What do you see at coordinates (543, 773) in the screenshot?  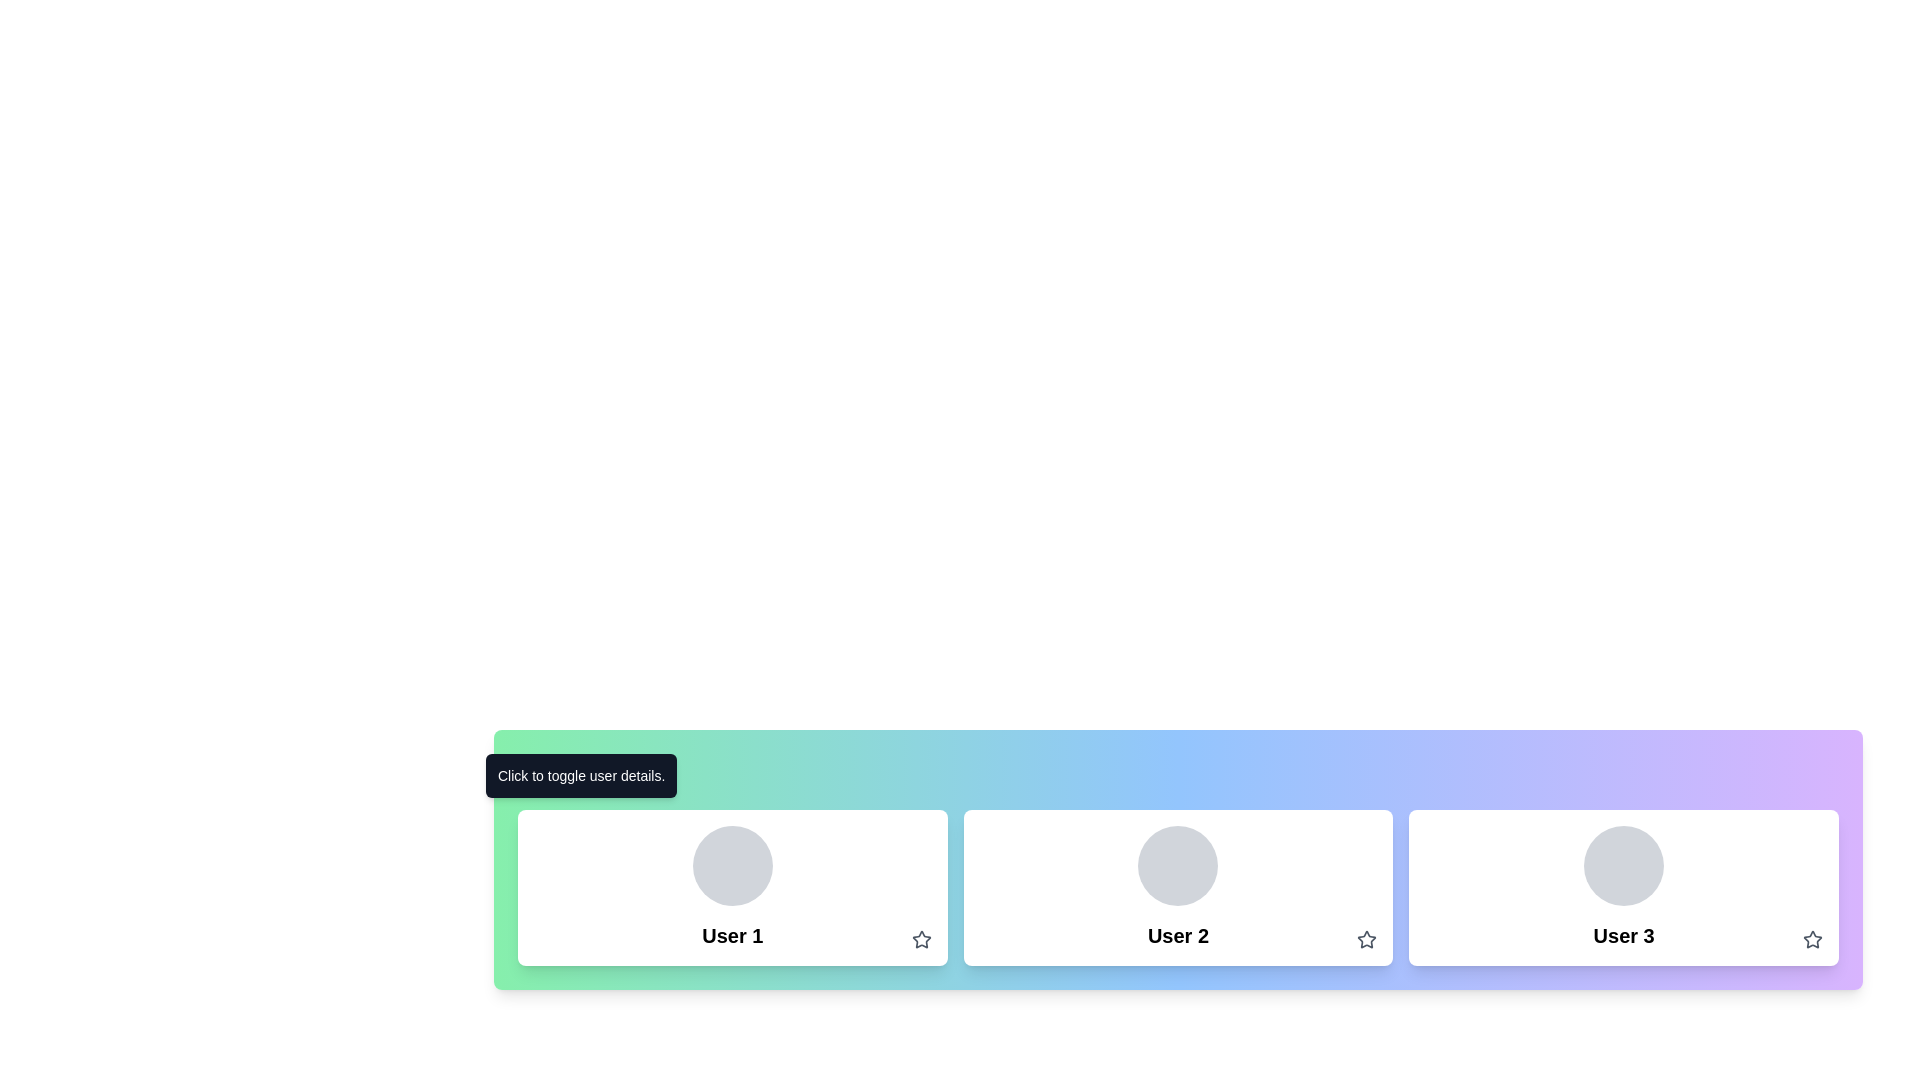 I see `the informational icon located to the left of the 'View Profile' button` at bounding box center [543, 773].